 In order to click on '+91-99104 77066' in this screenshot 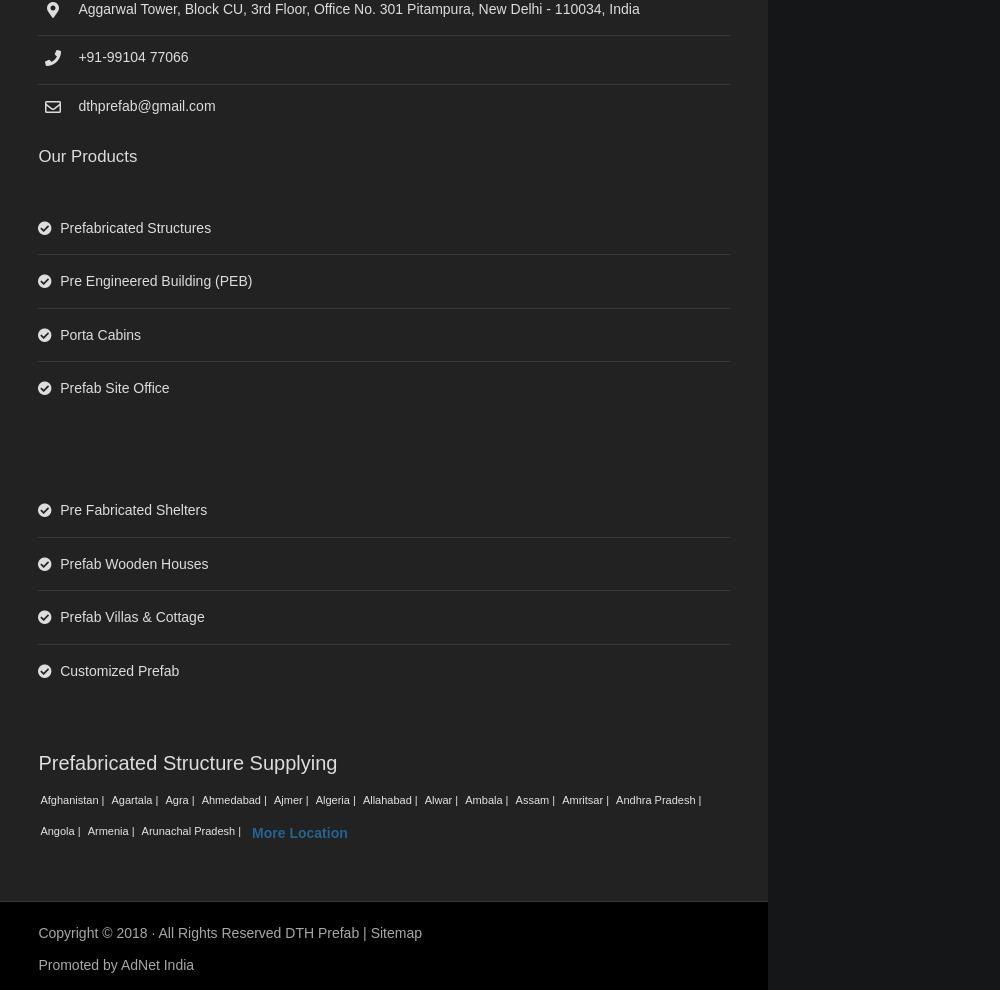, I will do `click(133, 57)`.